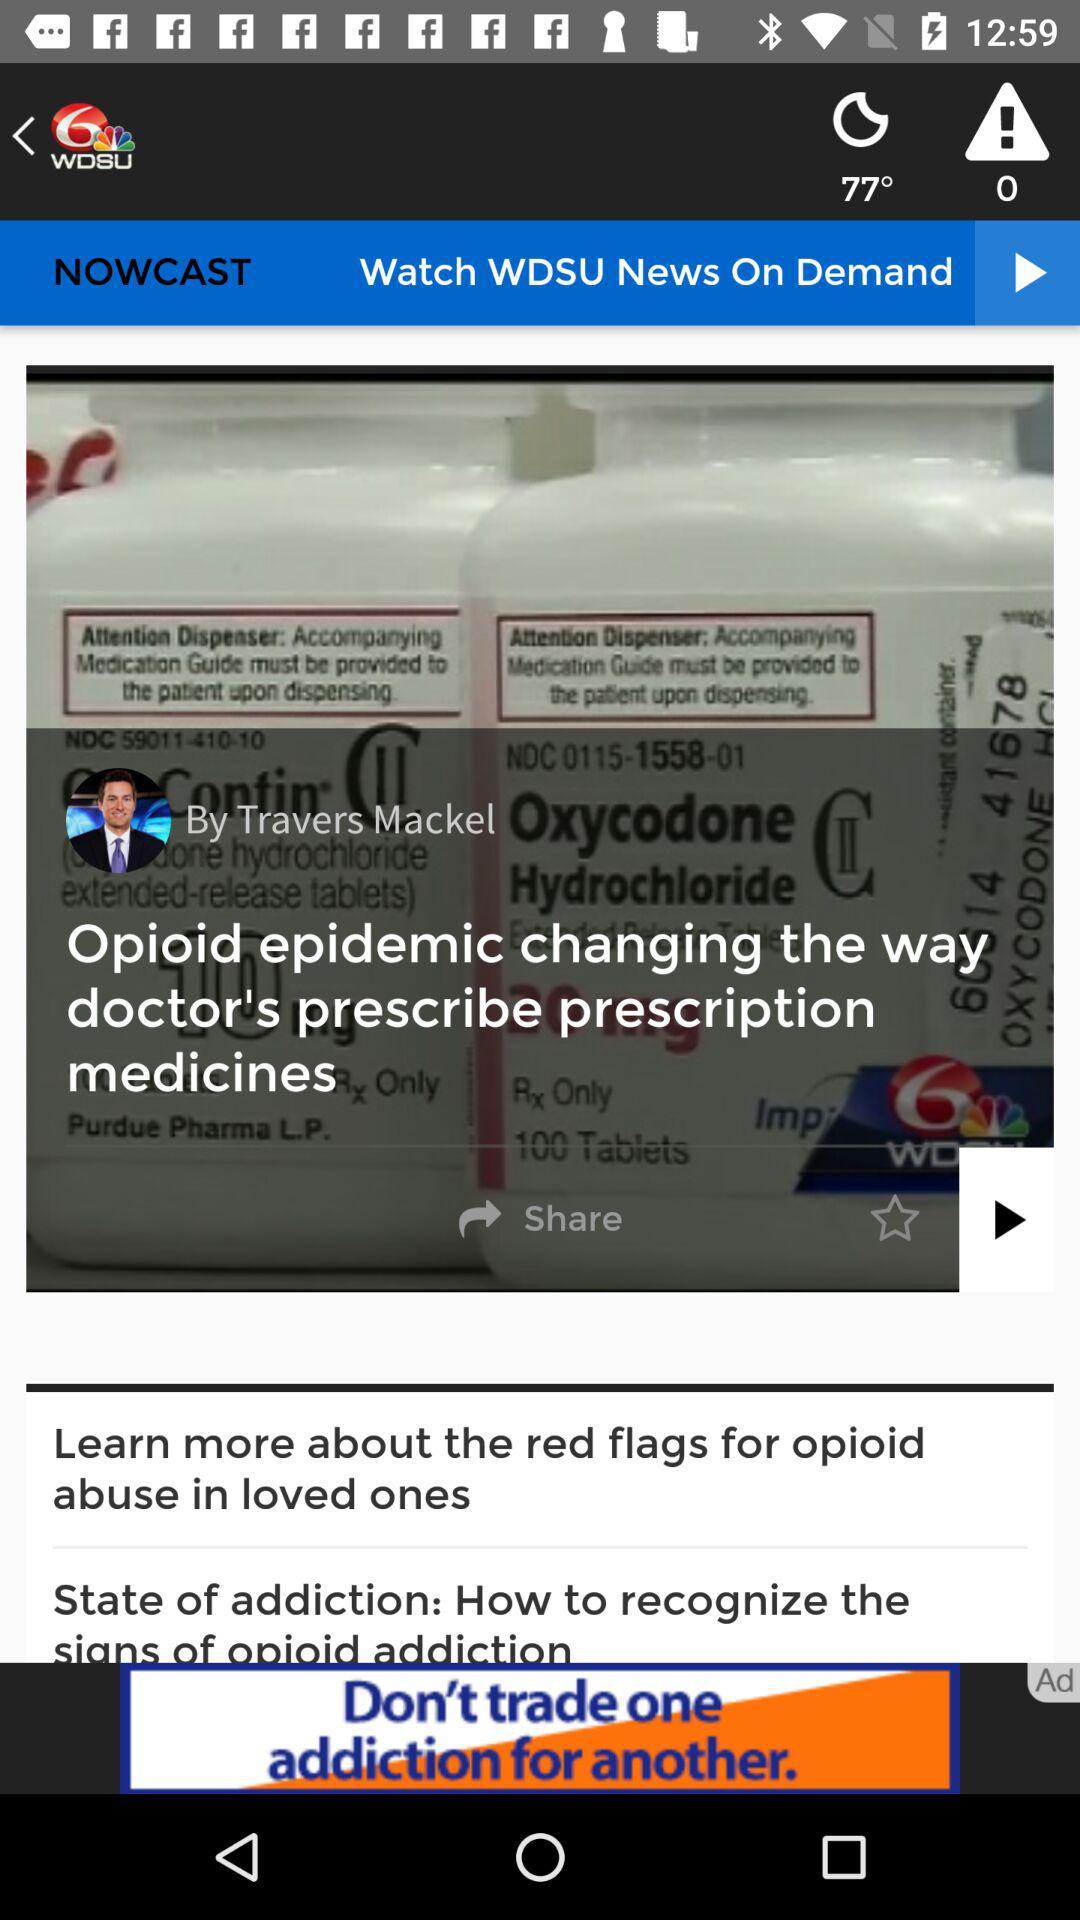  What do you see at coordinates (1006, 1218) in the screenshot?
I see `open` at bounding box center [1006, 1218].